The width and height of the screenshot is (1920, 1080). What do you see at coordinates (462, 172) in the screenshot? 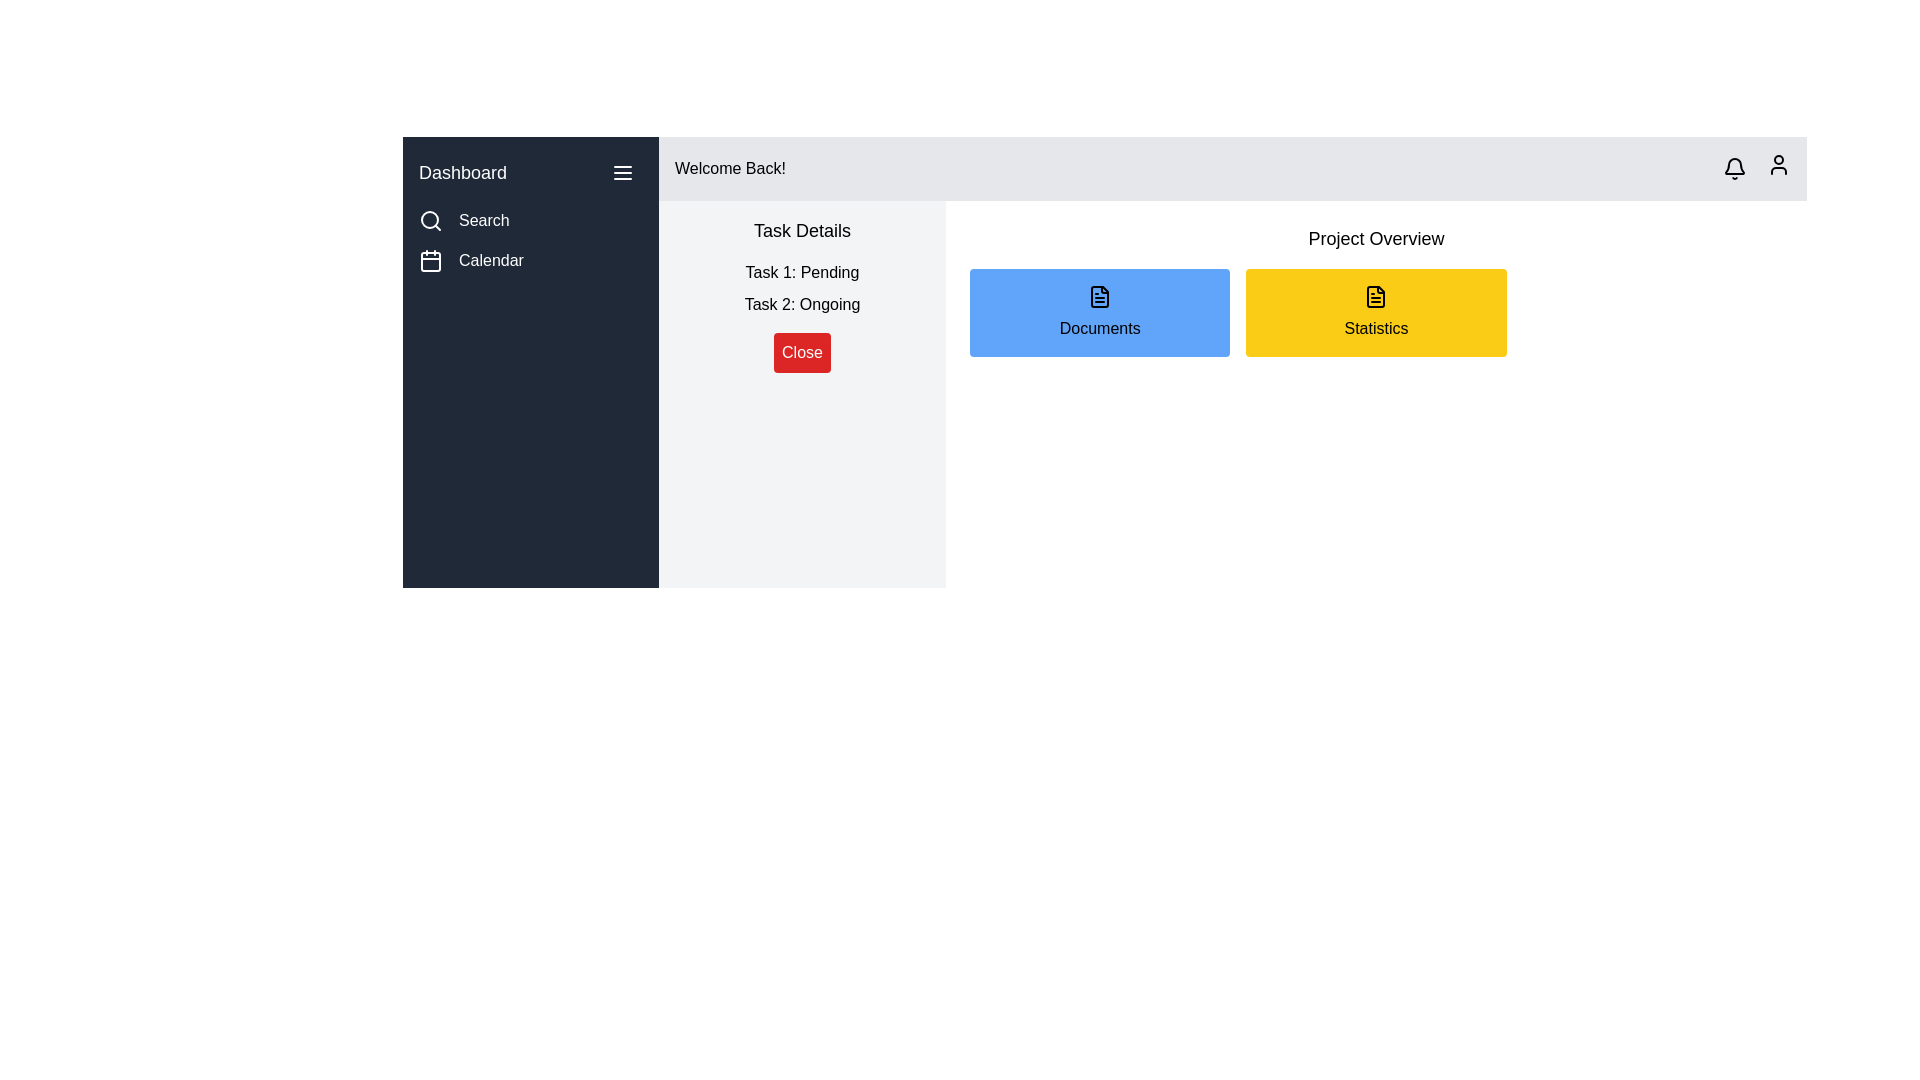
I see `'Dashboard' Text Label located in the top-left corner of the vertical sidebar, which indicates the current section of the interface` at bounding box center [462, 172].